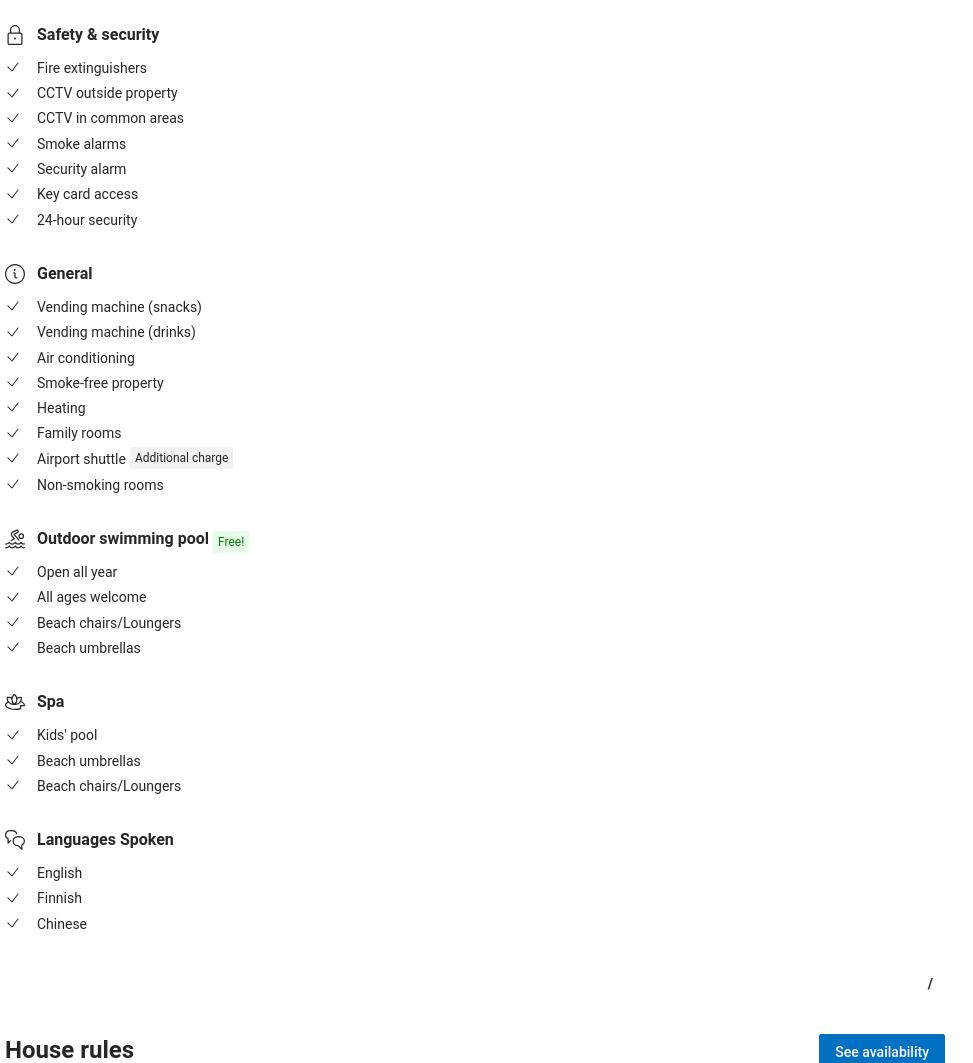  Describe the element at coordinates (96, 33) in the screenshot. I see `'Safety & security'` at that location.